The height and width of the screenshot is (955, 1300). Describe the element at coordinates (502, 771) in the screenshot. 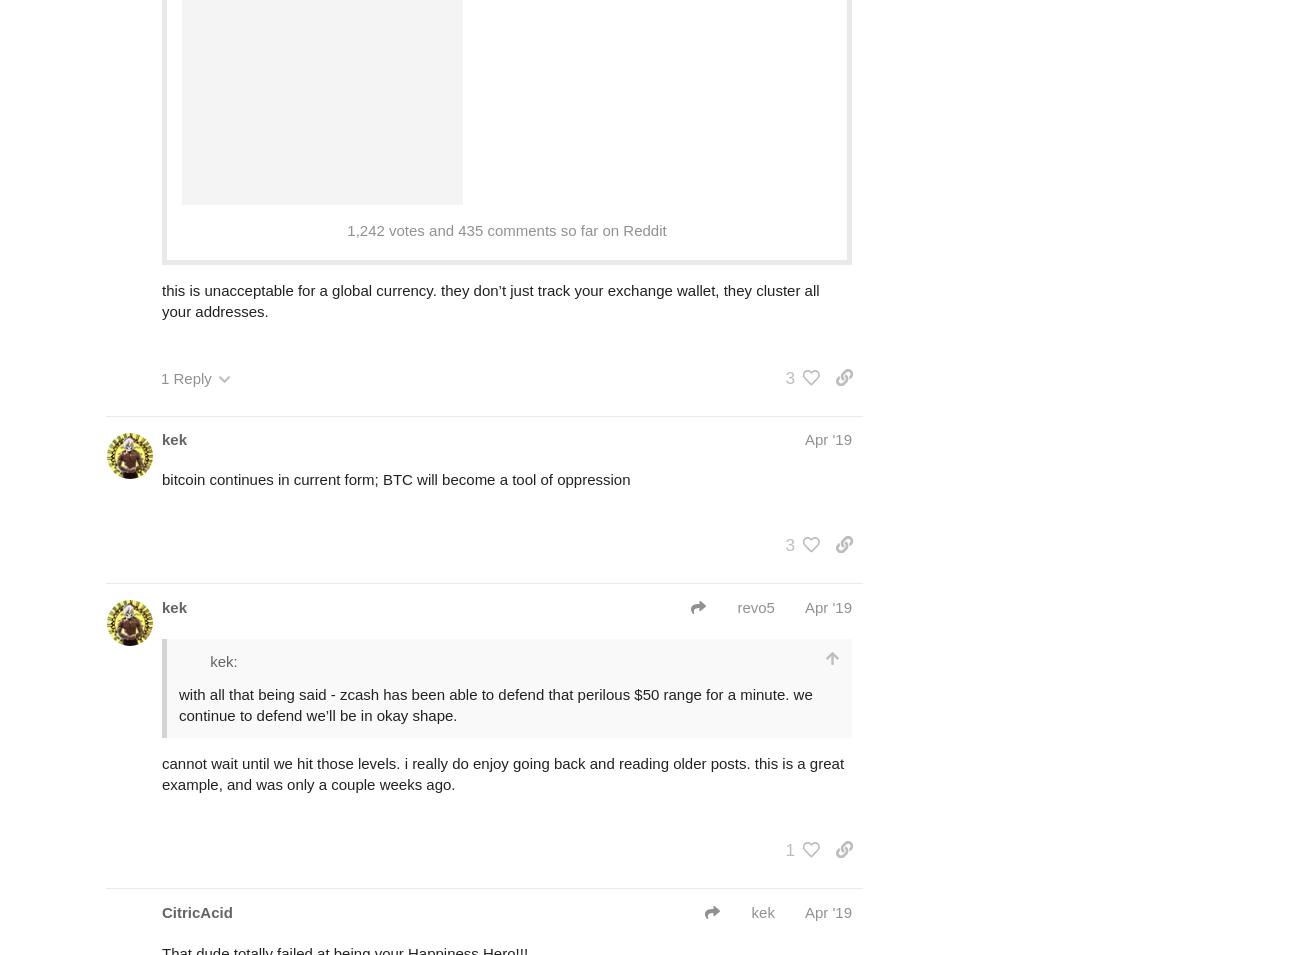

I see `'cannot wait until we hit those levels. i really do enjoy going back and reading older posts. this is a great example, and was only a couple weeks ago.'` at that location.